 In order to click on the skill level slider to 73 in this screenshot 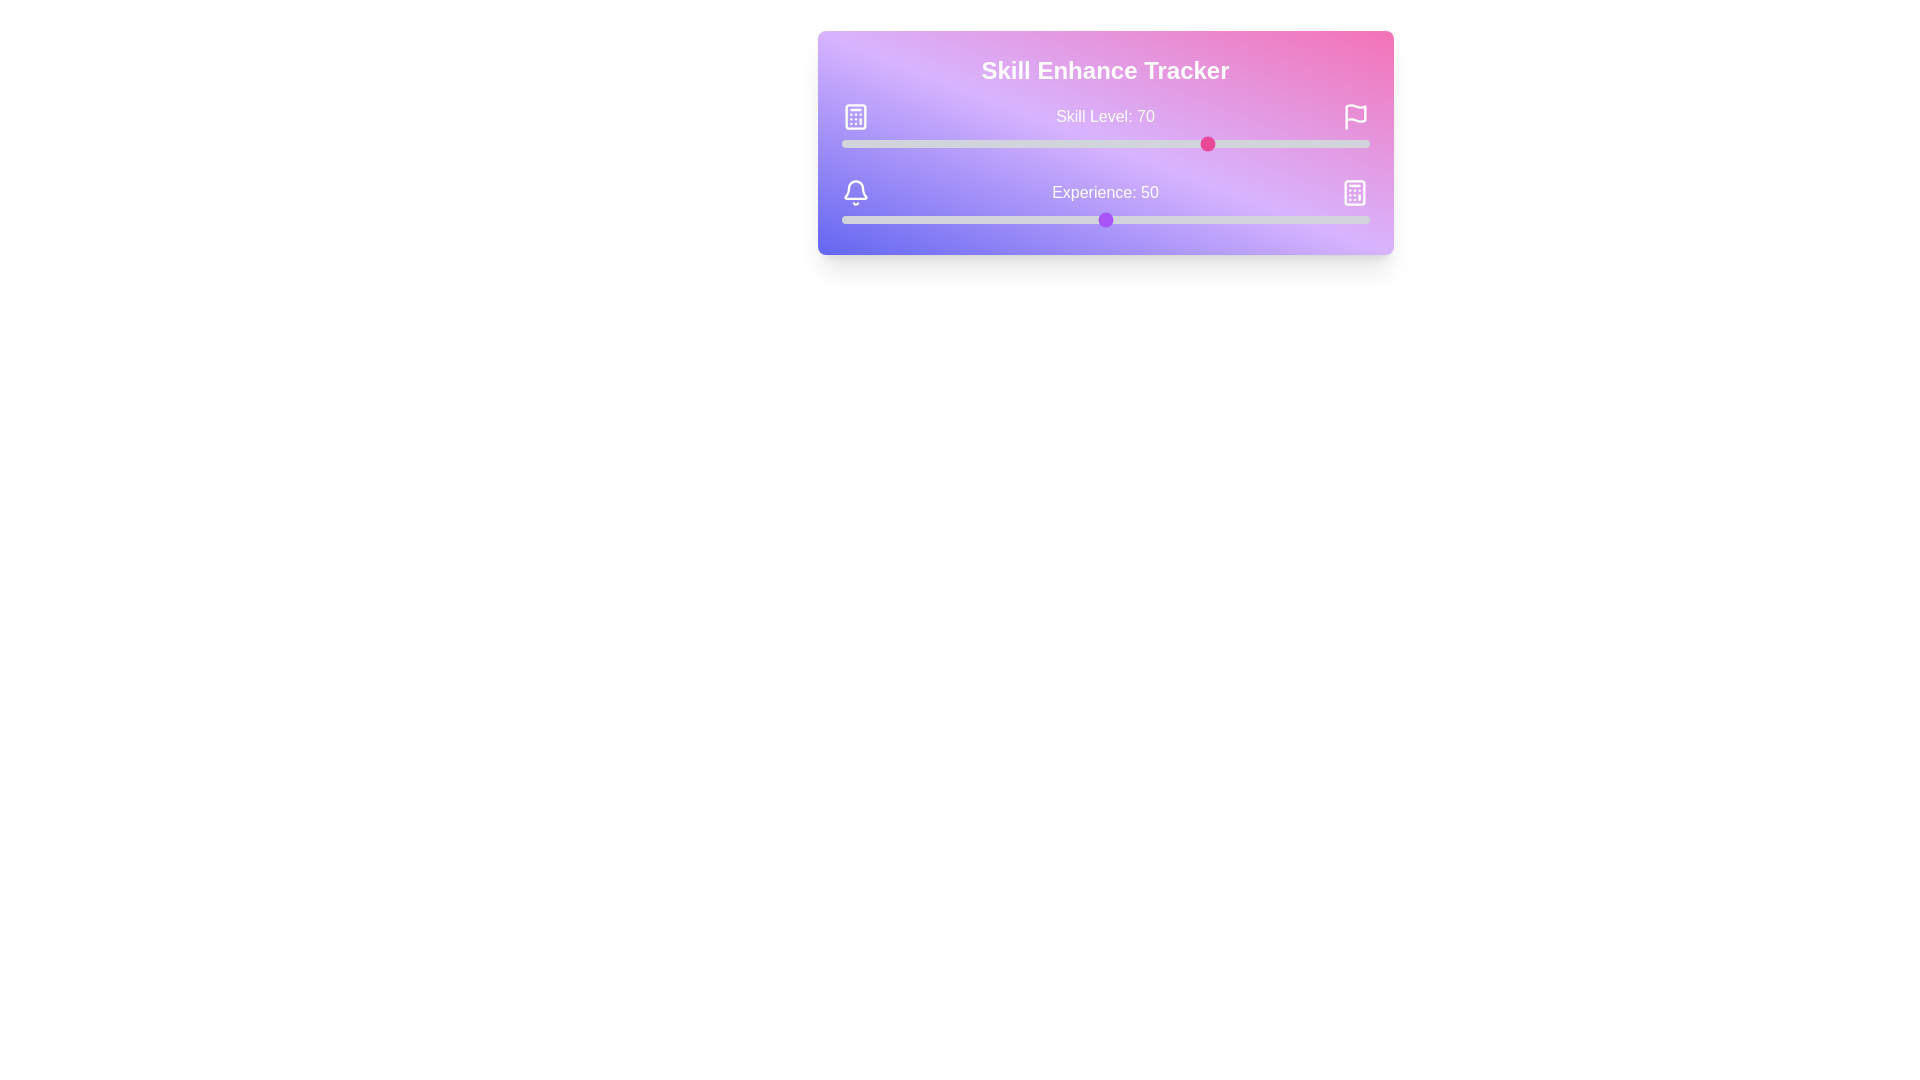, I will do `click(1225, 142)`.